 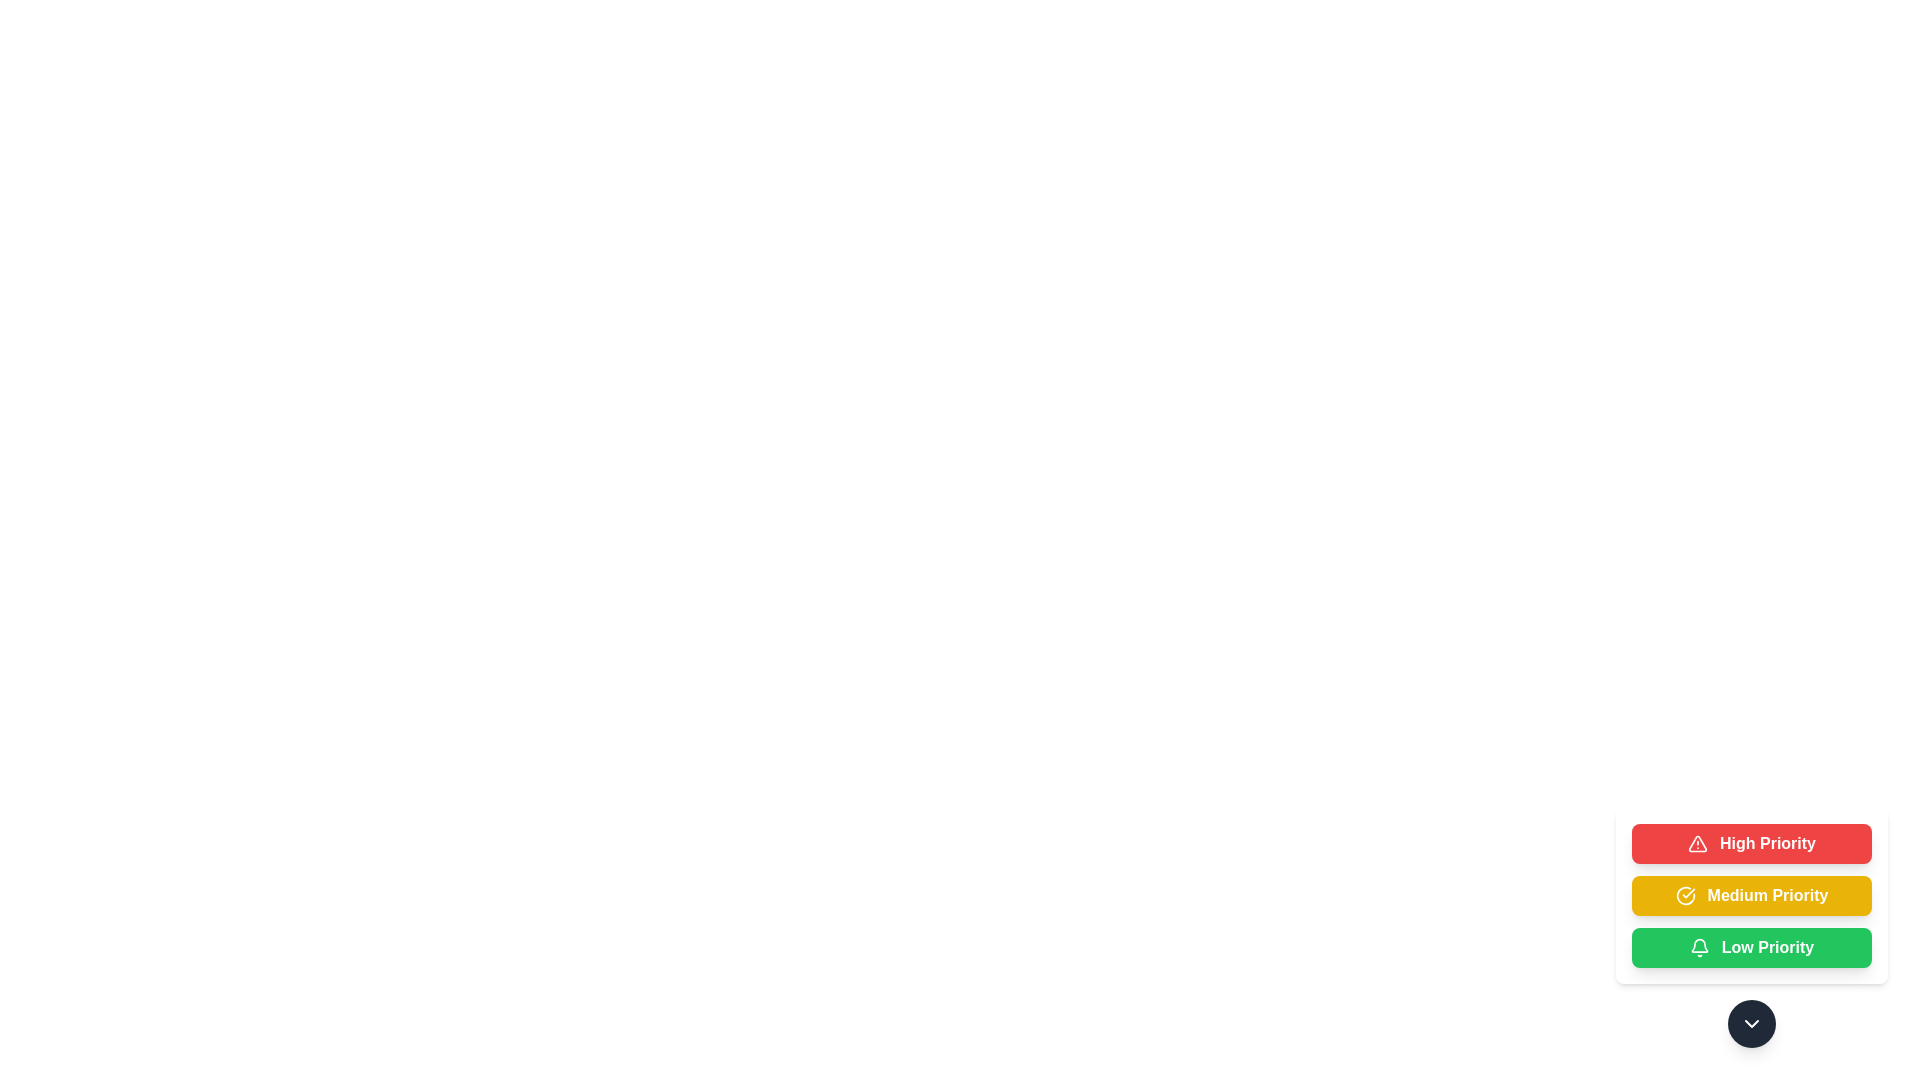 I want to click on the button labeled Low Priority, so click(x=1751, y=947).